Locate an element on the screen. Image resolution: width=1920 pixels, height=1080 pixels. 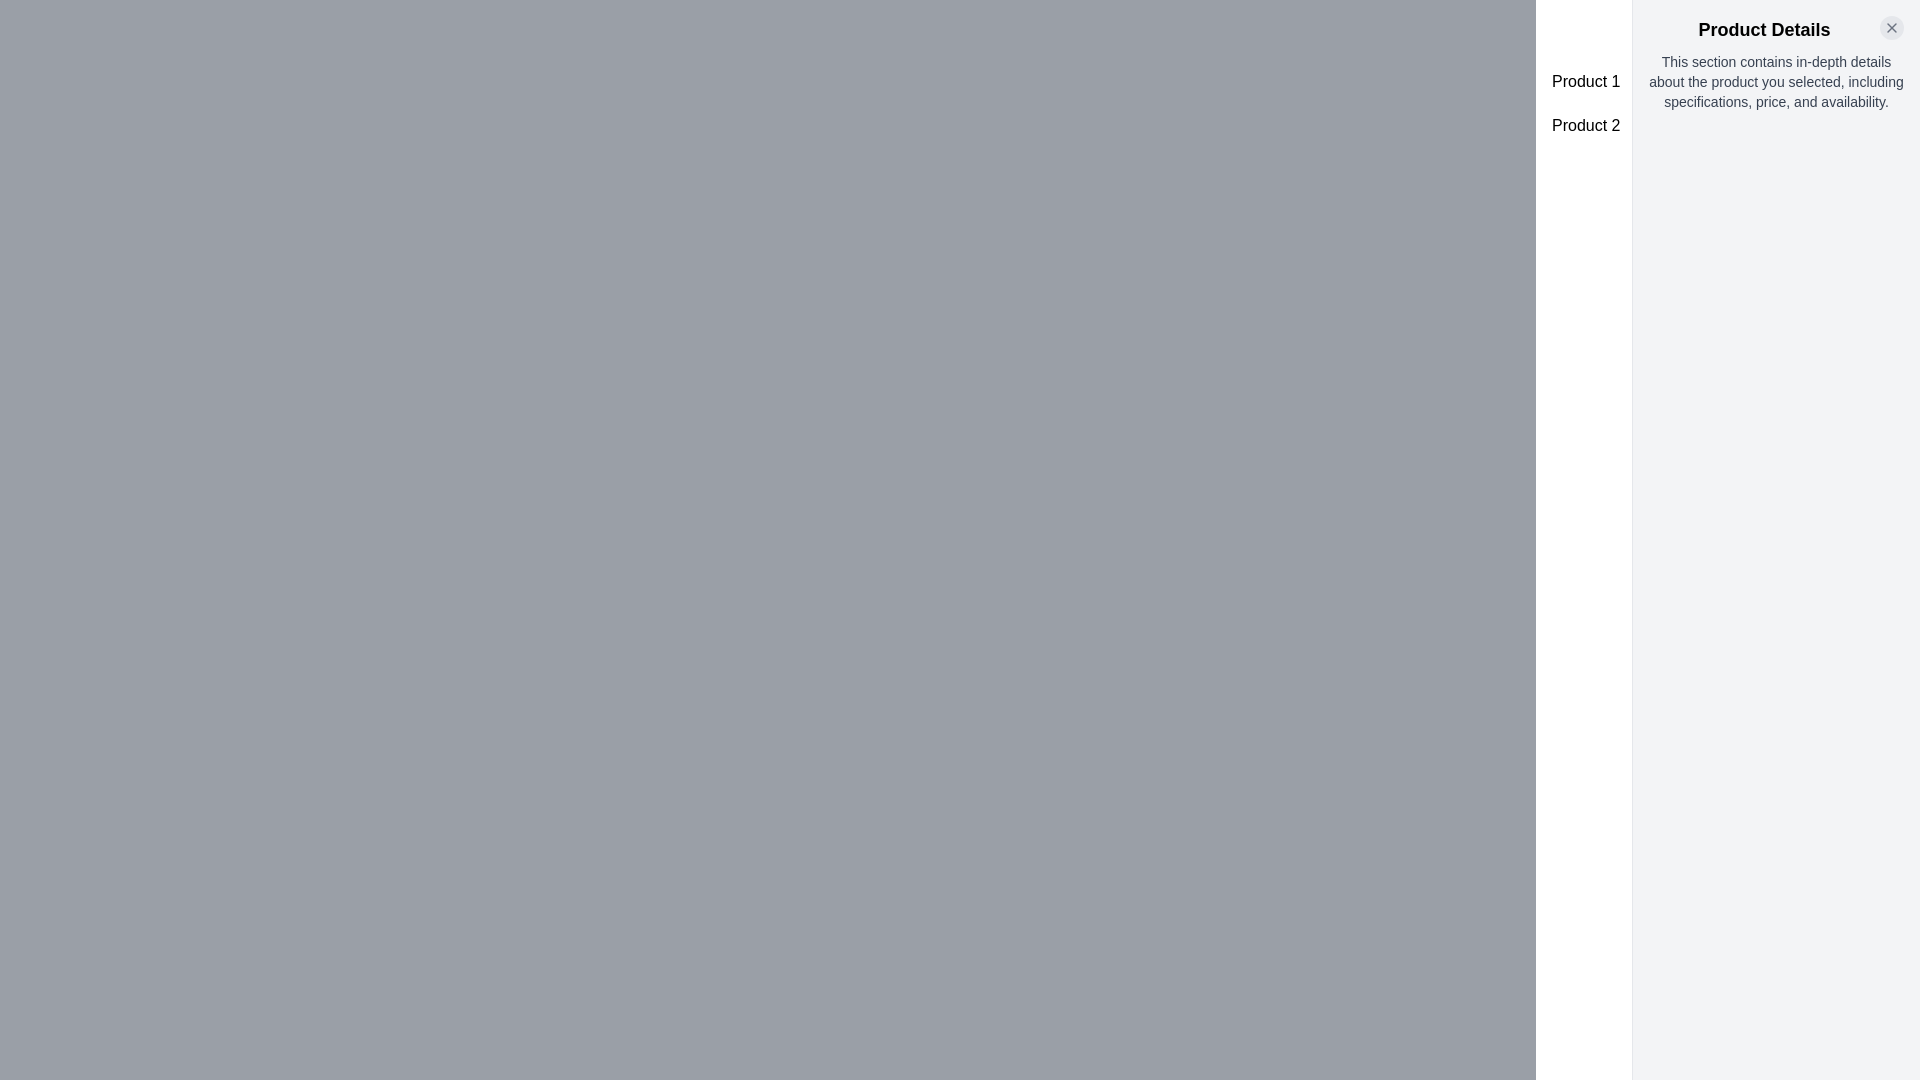
text displayed in the 'Product 1' label, which is a black sans-serif font text located in the upper-left section of the interface is located at coordinates (1585, 80).